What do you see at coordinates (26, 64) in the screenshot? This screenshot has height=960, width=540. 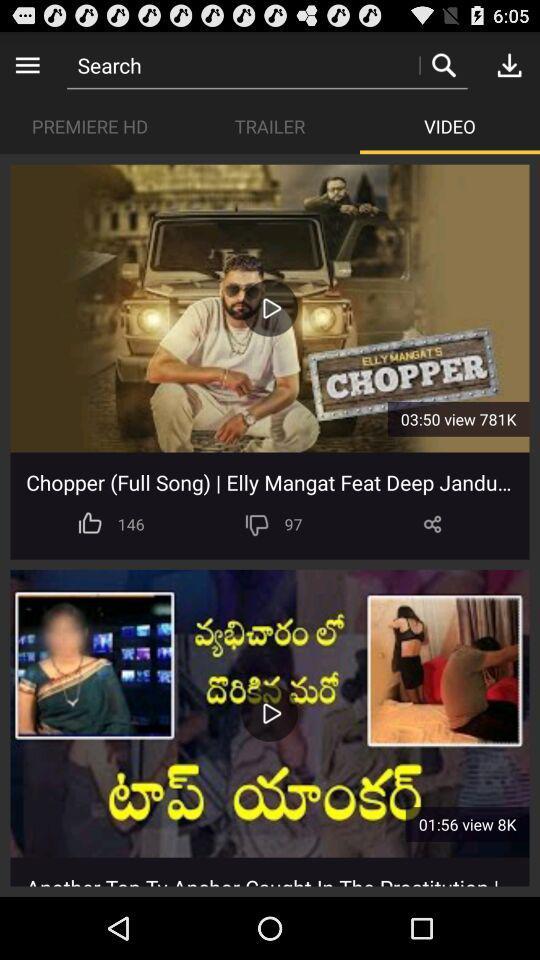 I see `open the menu` at bounding box center [26, 64].